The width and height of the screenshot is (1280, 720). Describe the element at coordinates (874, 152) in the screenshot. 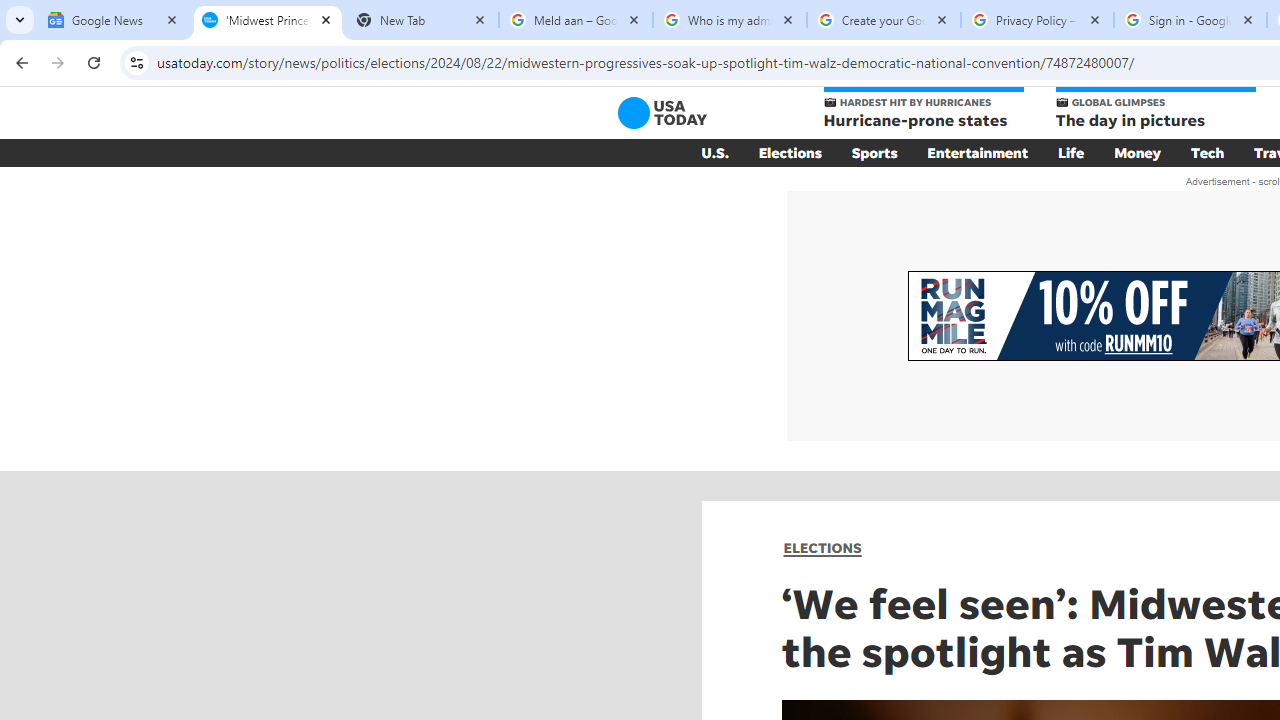

I see `'Sports'` at that location.